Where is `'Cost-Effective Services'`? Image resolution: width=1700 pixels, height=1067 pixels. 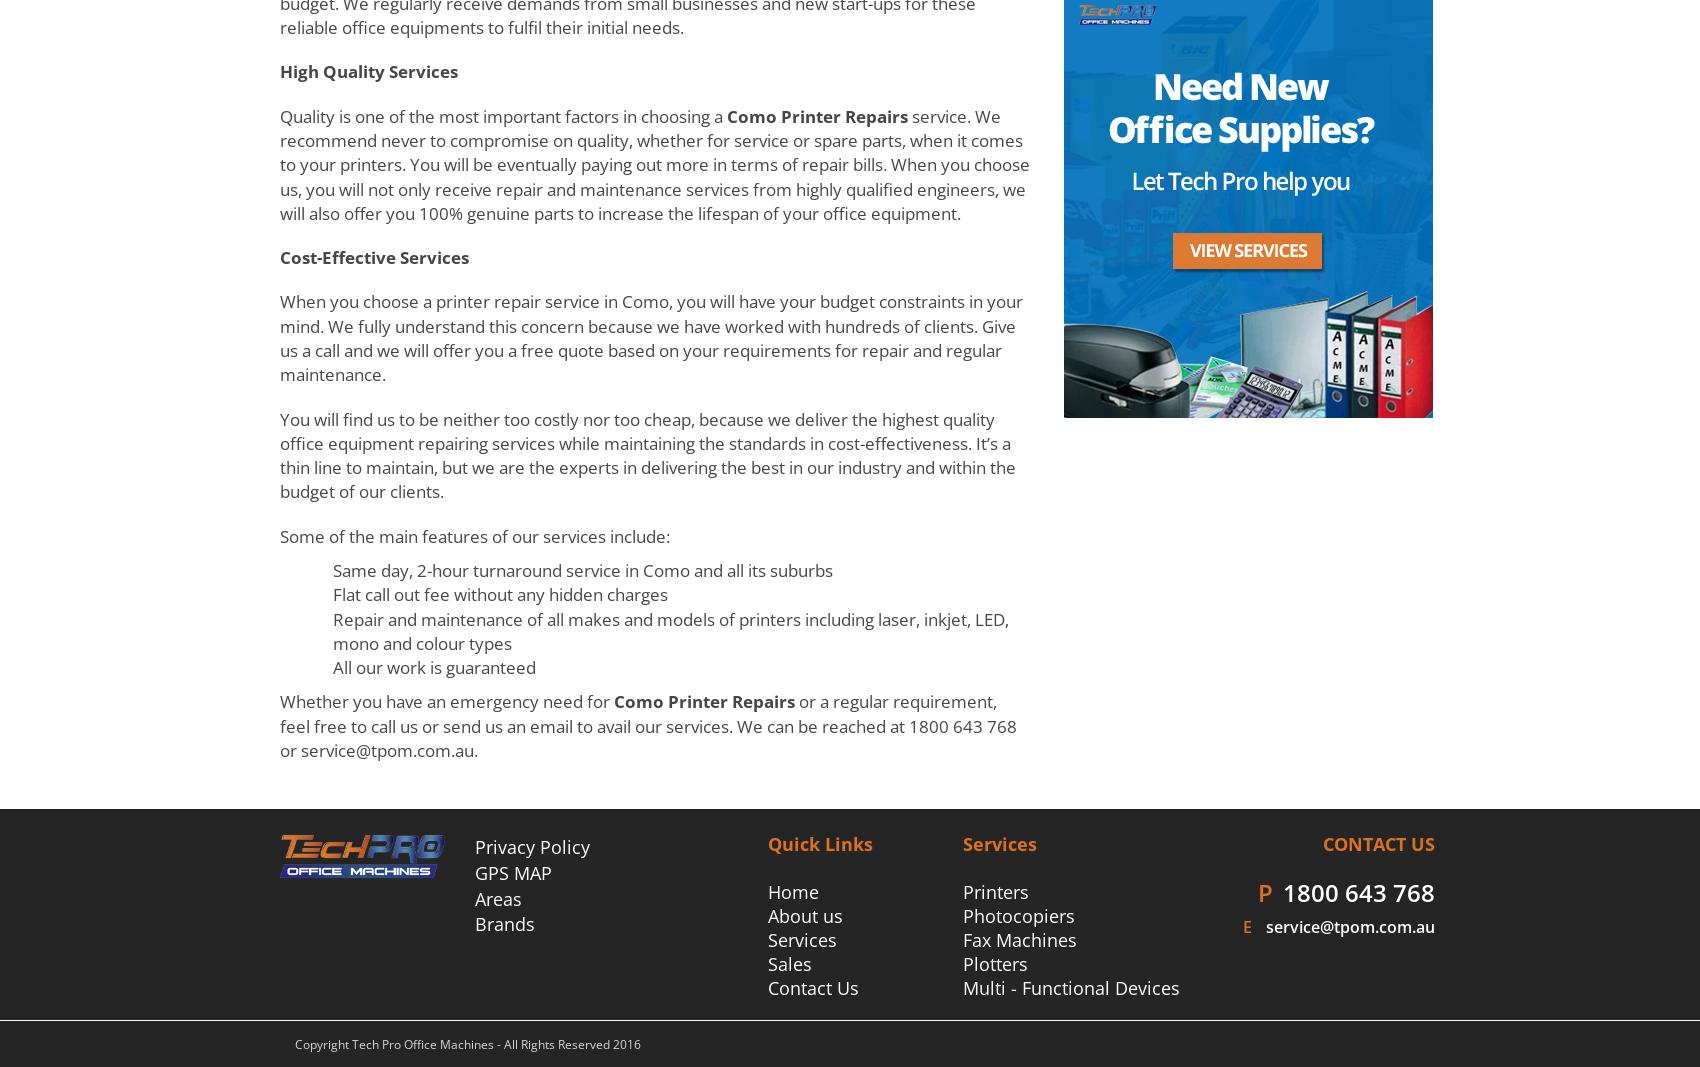
'Cost-Effective Services' is located at coordinates (279, 257).